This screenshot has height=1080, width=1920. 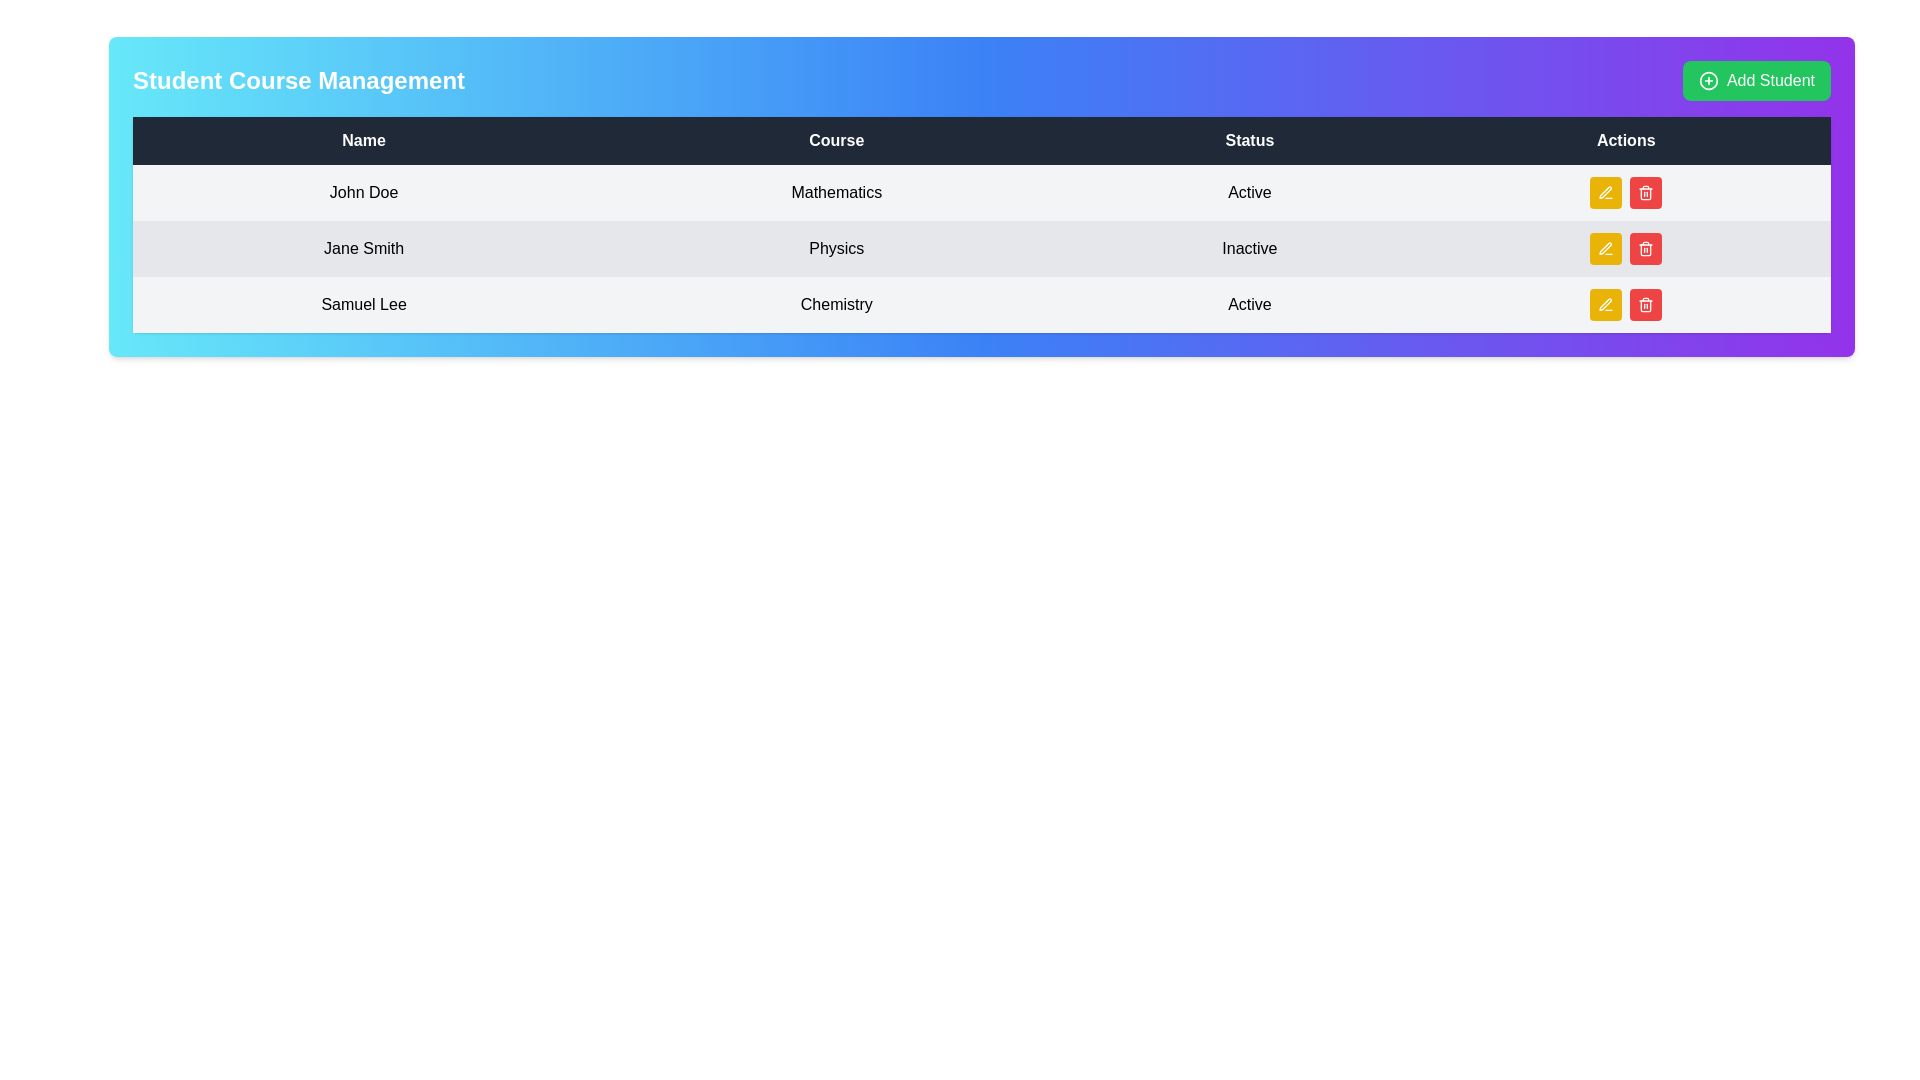 I want to click on the pen icon button in the 'Actions' column of the third row of the table, so click(x=1605, y=304).